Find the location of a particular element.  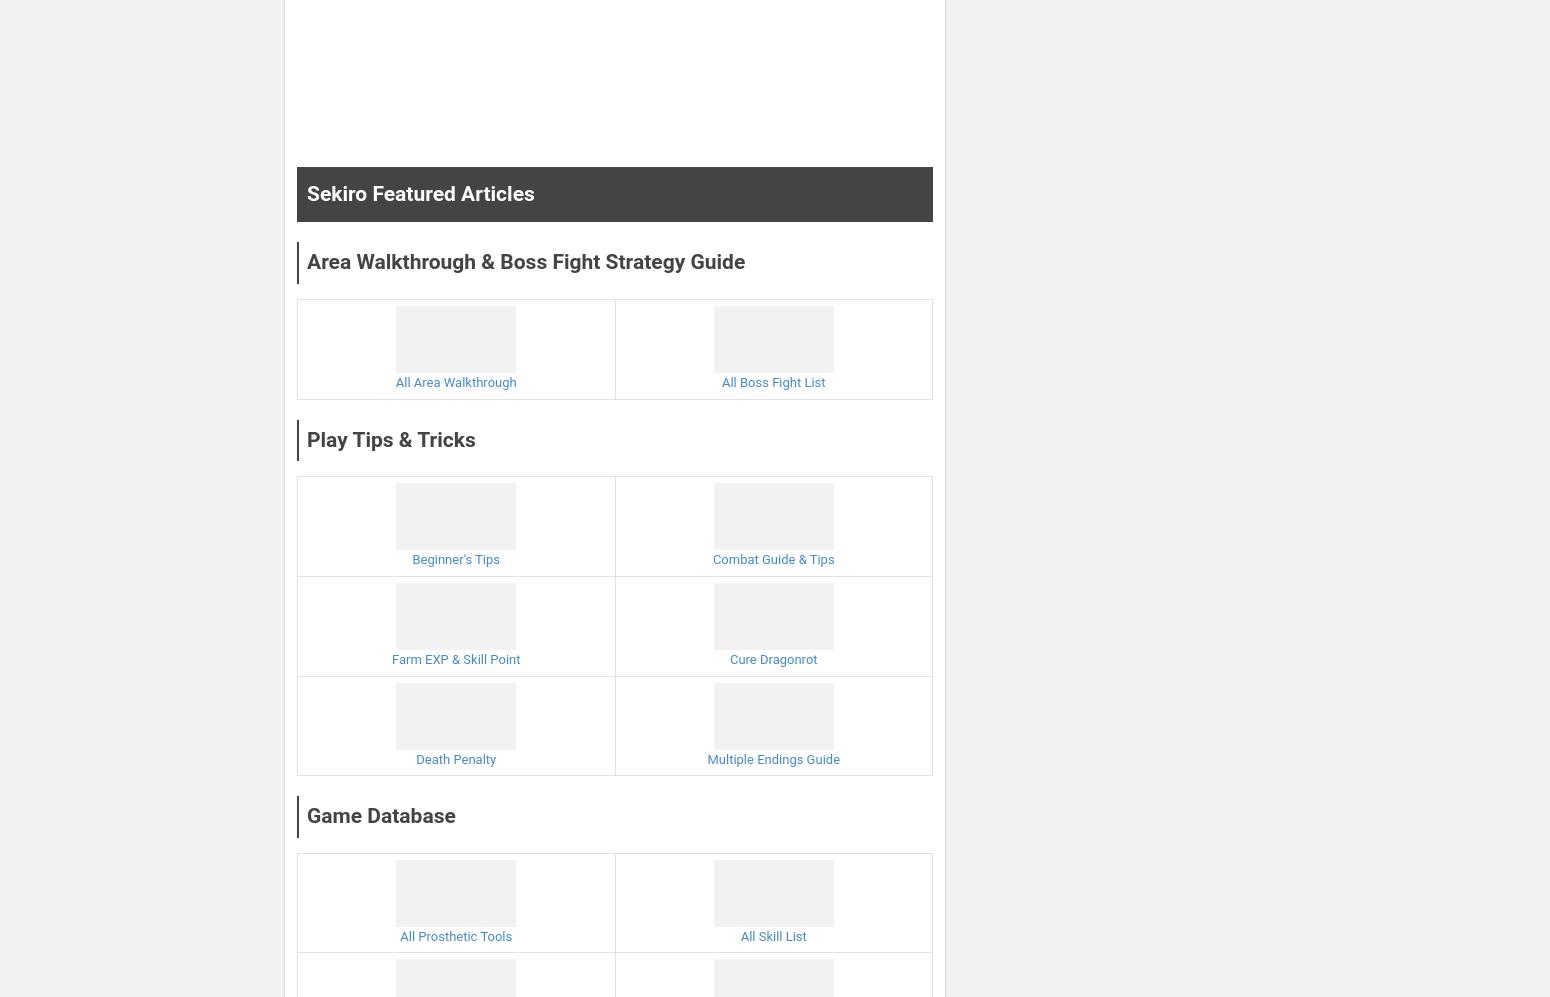

'All Boss Fight List' is located at coordinates (772, 382).